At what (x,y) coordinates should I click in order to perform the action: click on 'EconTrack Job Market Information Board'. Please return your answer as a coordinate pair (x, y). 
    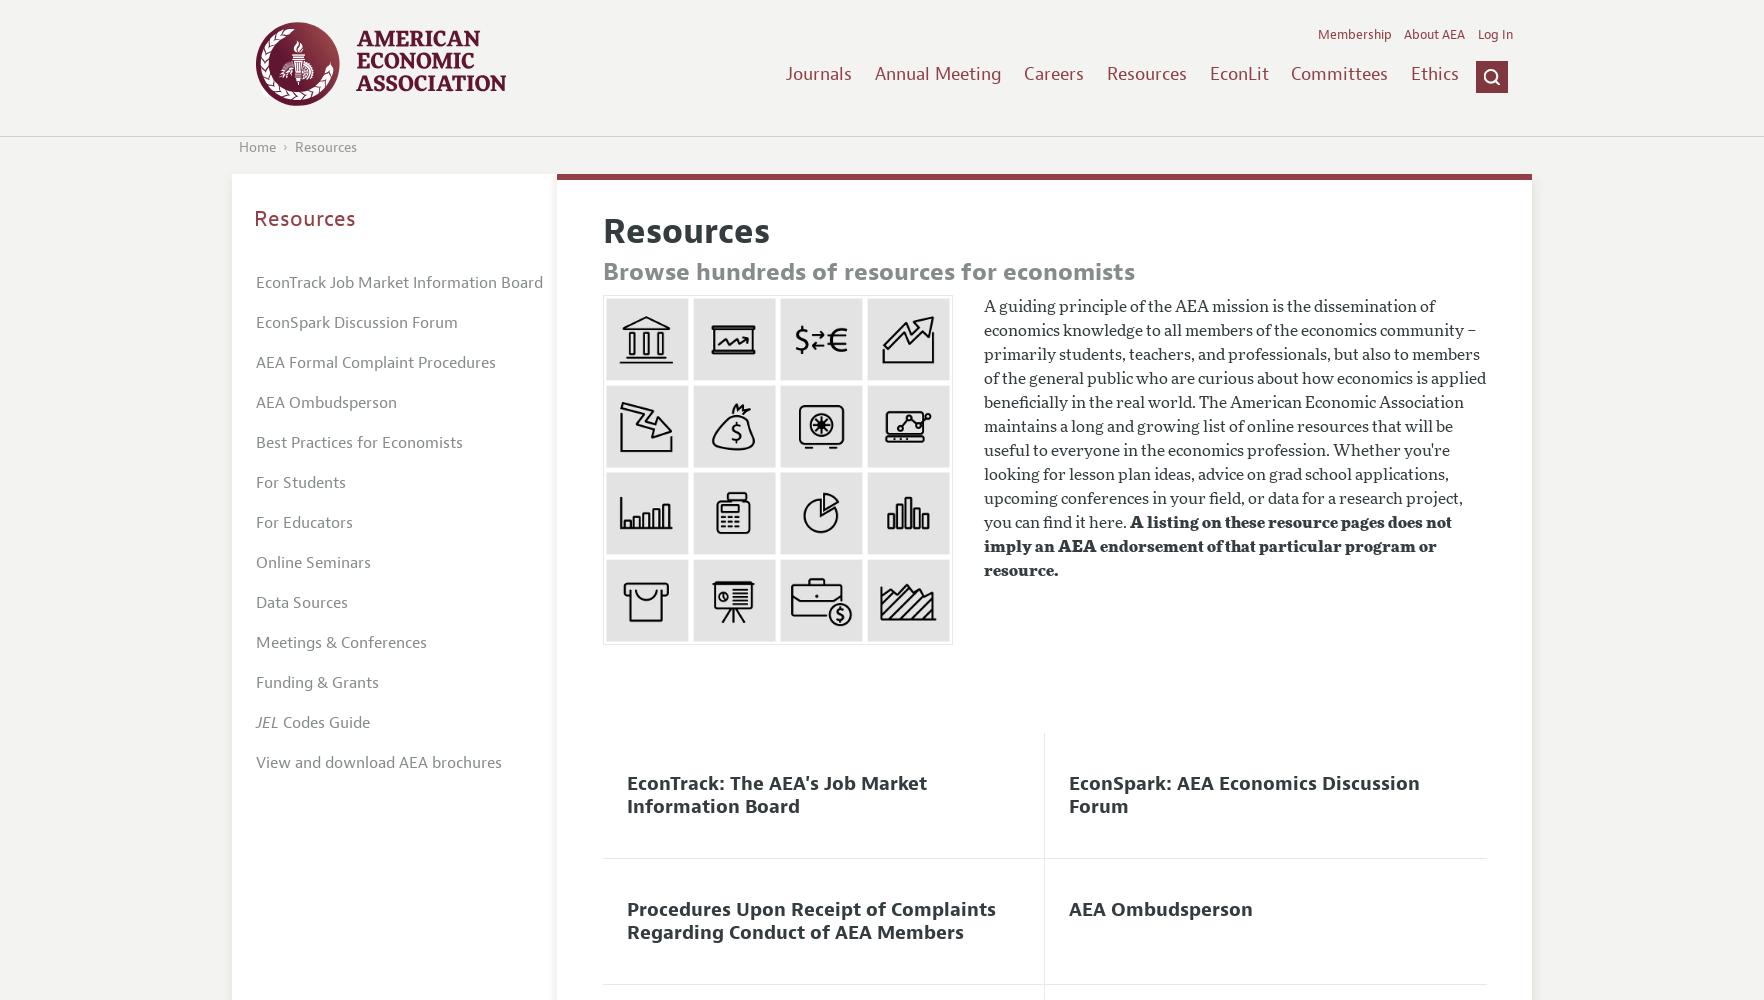
    Looking at the image, I should click on (399, 282).